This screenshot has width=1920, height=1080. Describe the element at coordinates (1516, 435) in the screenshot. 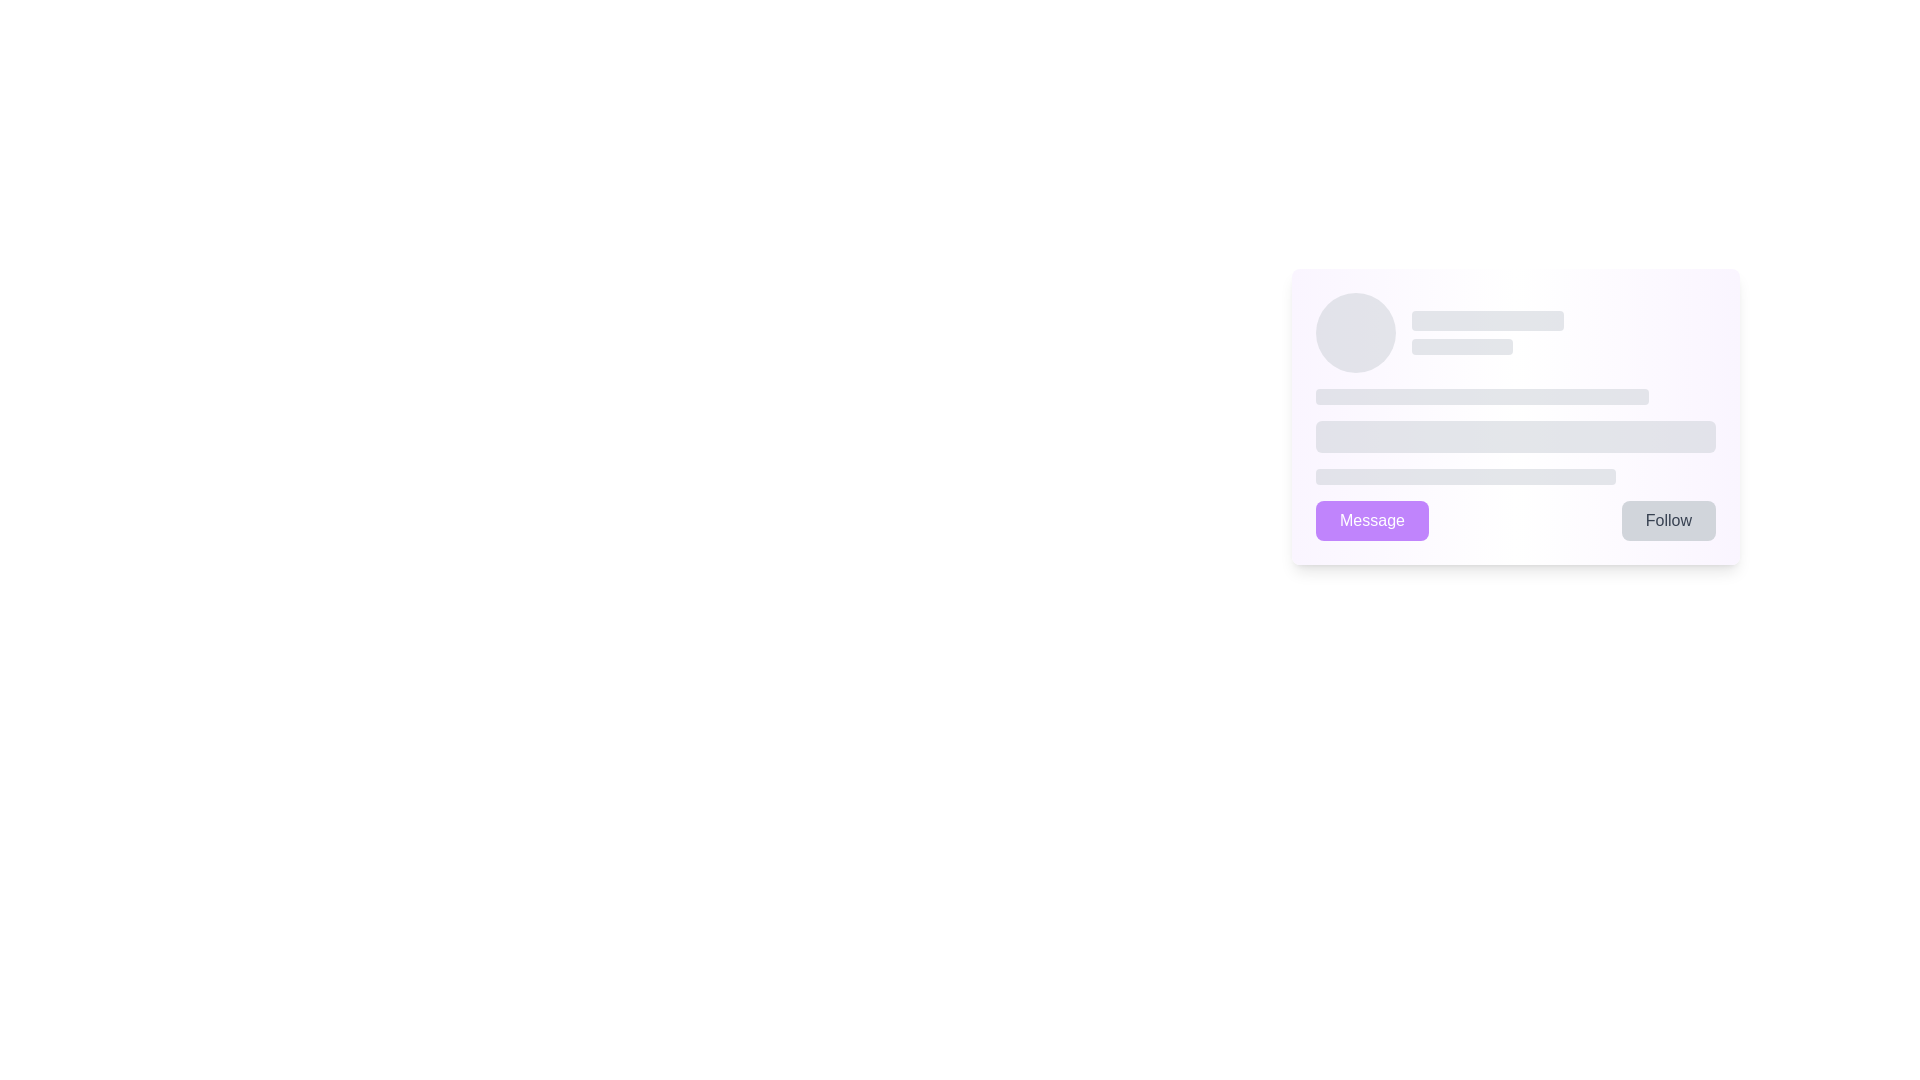

I see `the Skeleton loader element, which consists of three vertically stacked, horizontally centered, rounded rectangles in light gray, with varying lengths from long to short` at that location.